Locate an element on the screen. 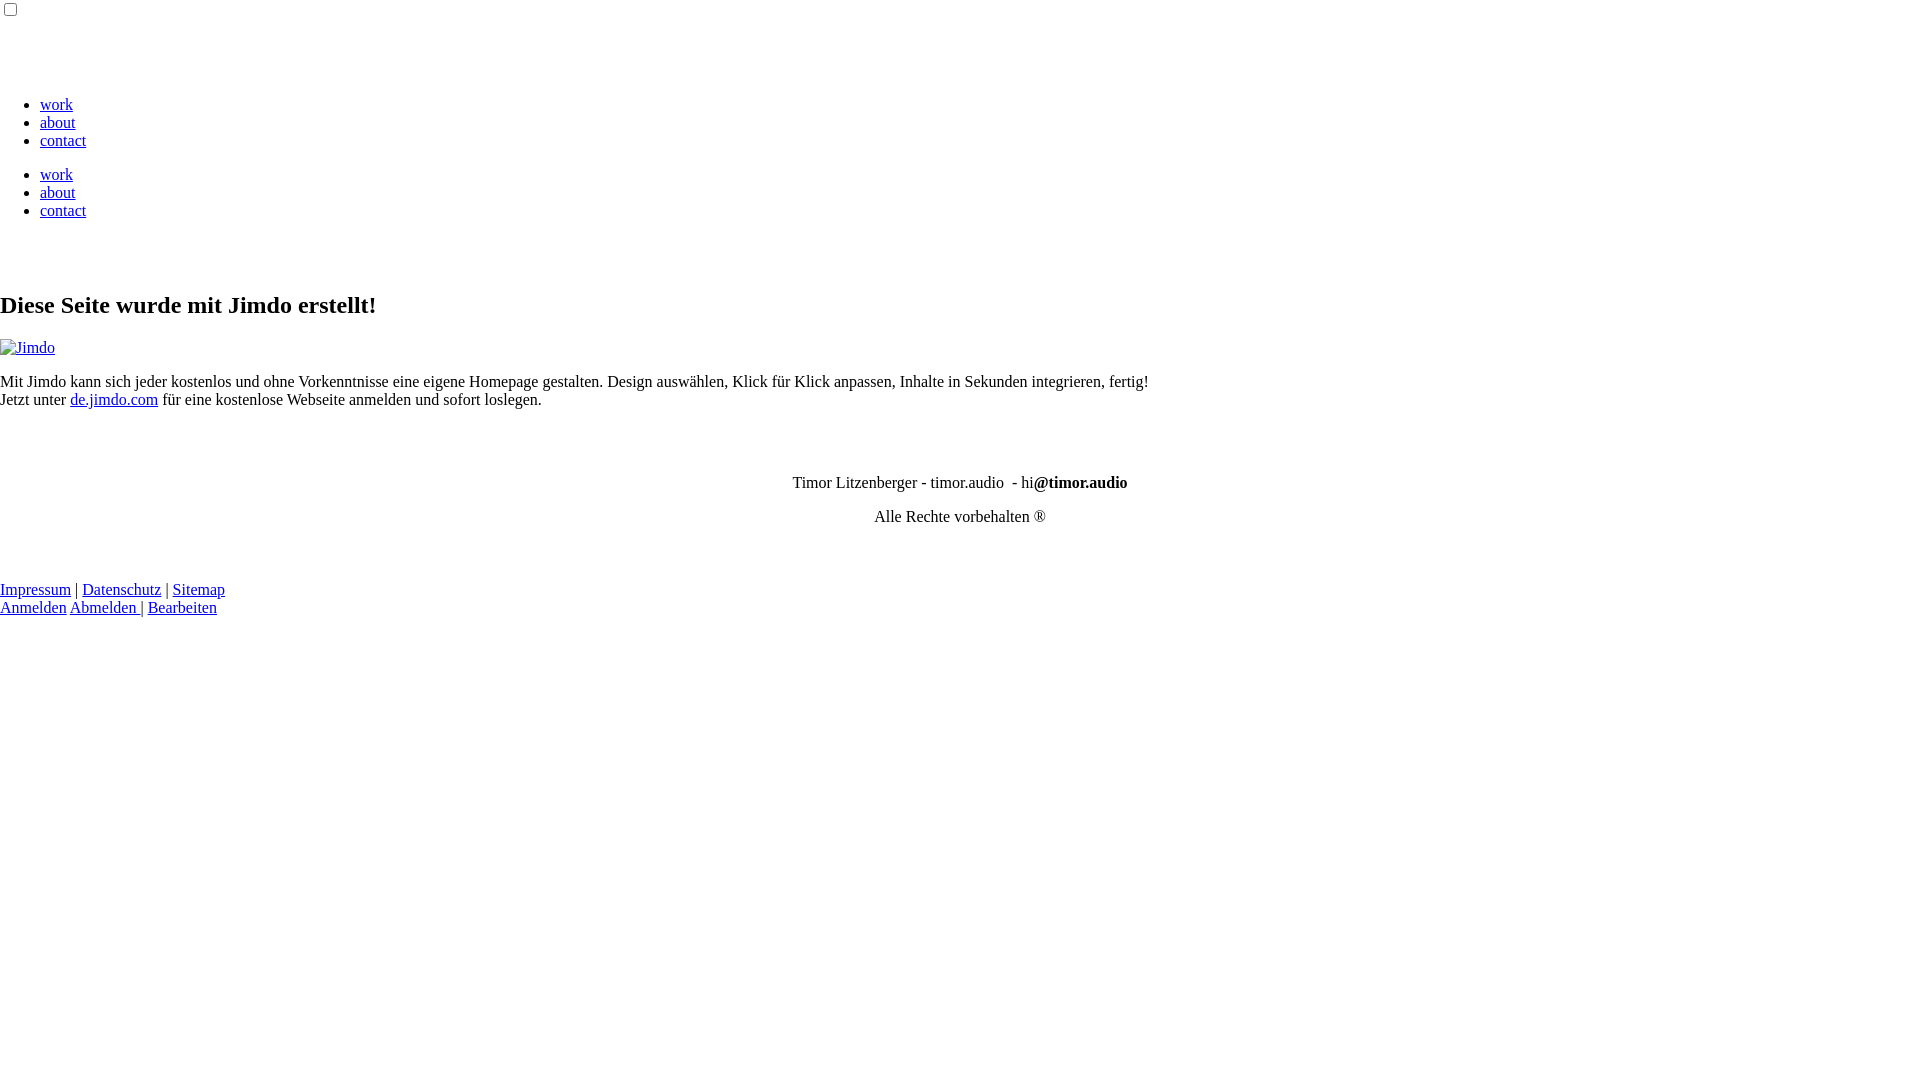 The image size is (1920, 1080). 'Datenschutz' is located at coordinates (120, 588).